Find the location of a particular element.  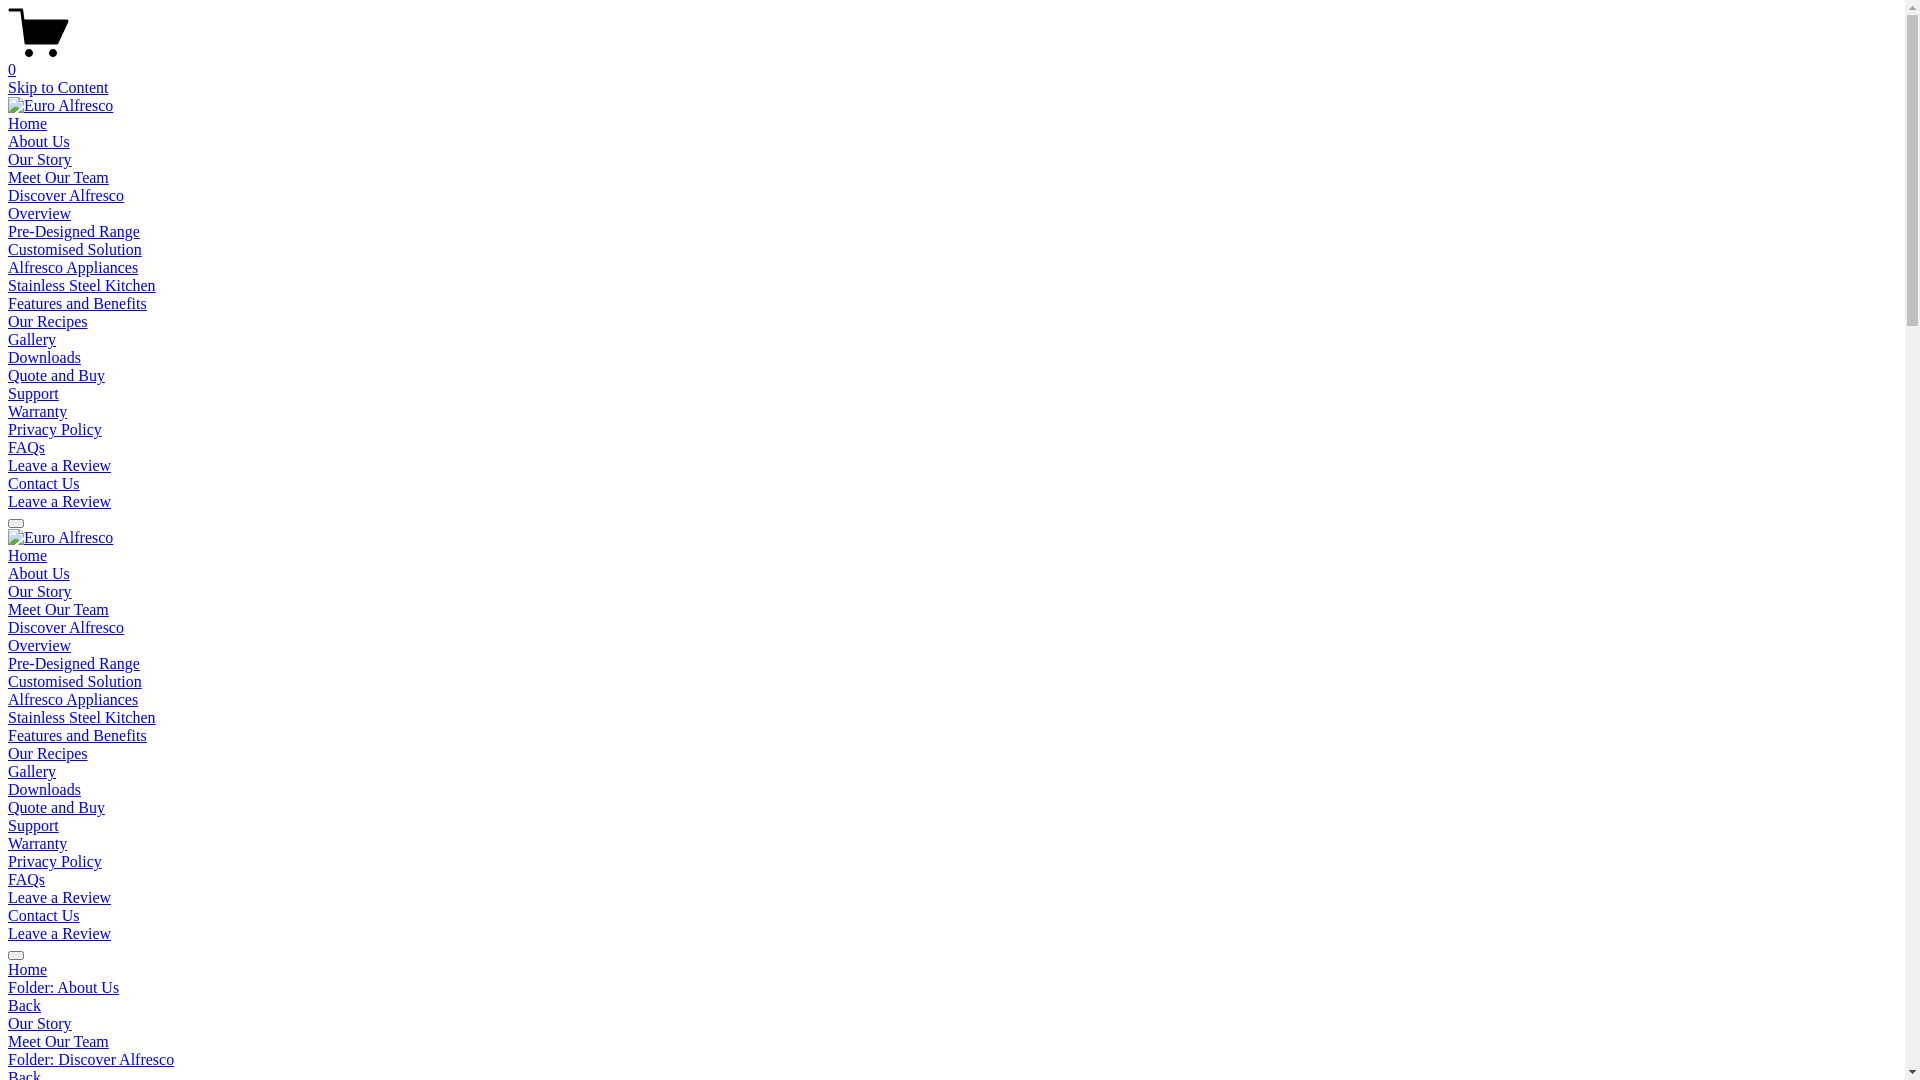

'Customised Solution' is located at coordinates (8, 248).